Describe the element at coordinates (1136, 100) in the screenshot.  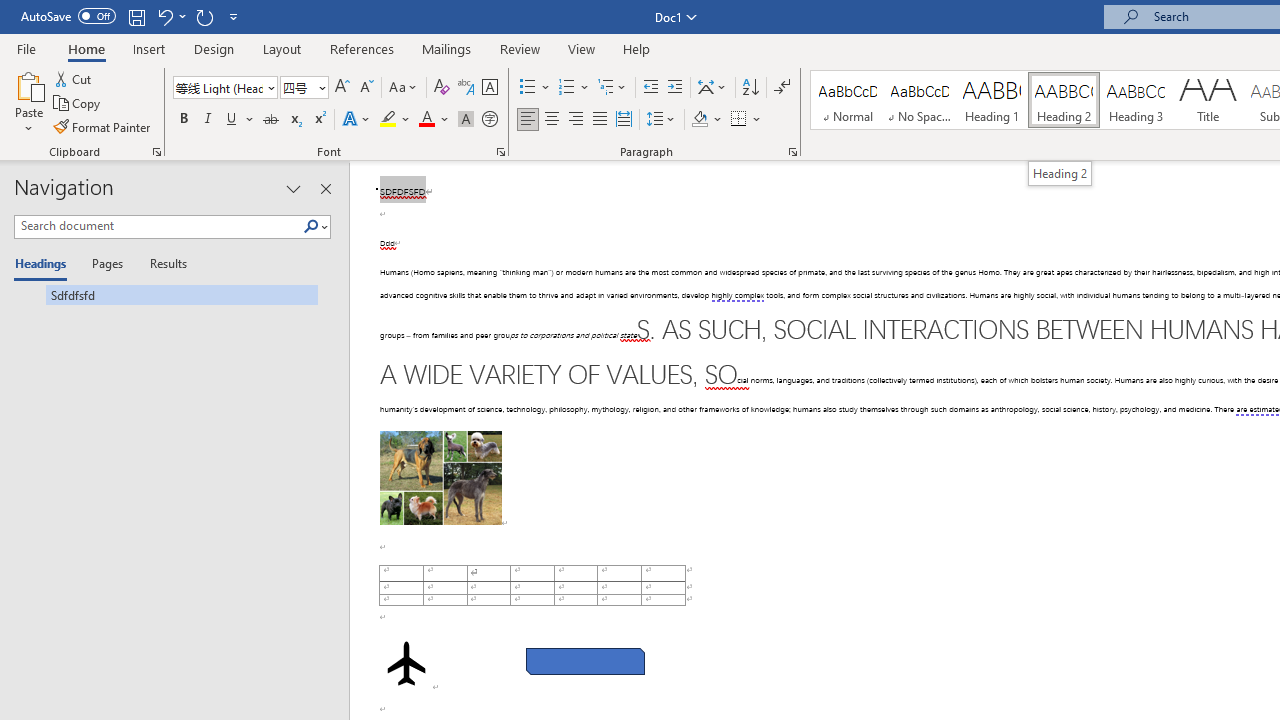
I see `'Heading 3'` at that location.